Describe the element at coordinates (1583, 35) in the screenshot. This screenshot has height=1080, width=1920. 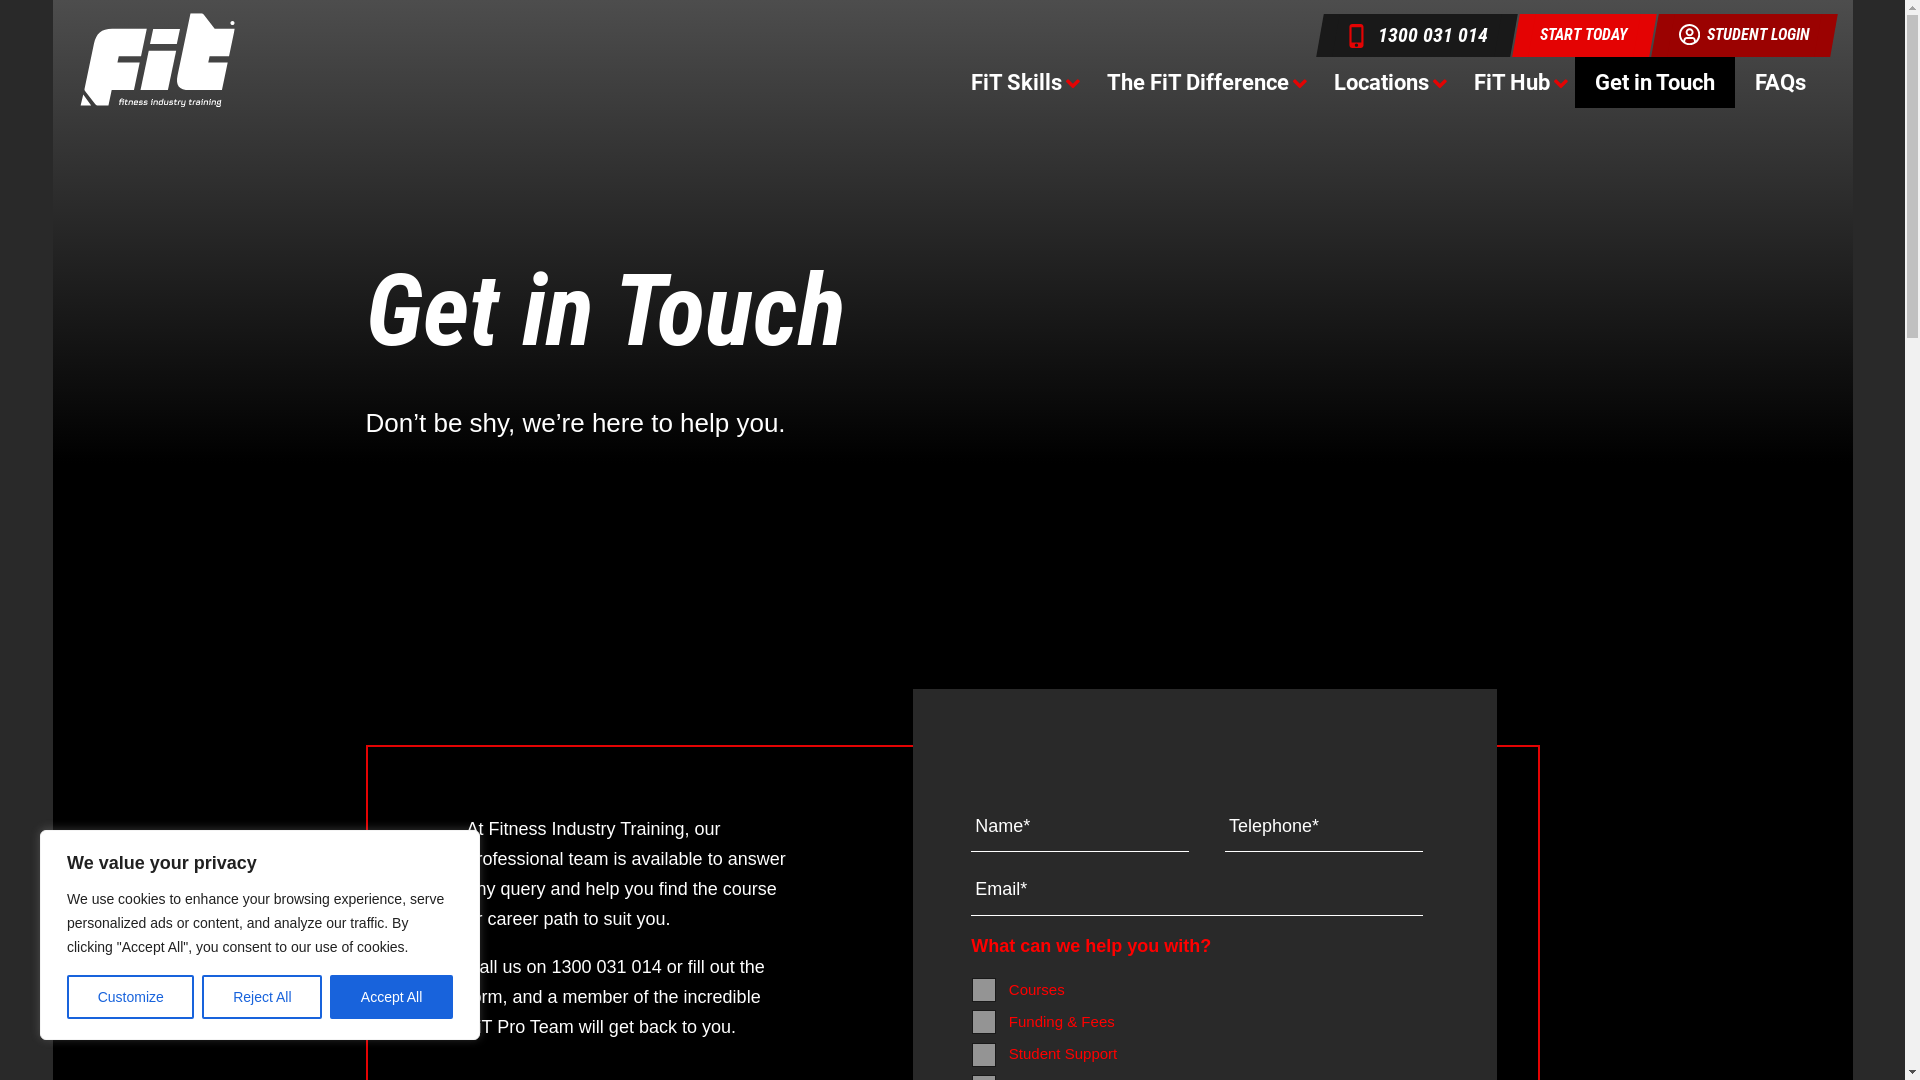
I see `'START TODAY'` at that location.